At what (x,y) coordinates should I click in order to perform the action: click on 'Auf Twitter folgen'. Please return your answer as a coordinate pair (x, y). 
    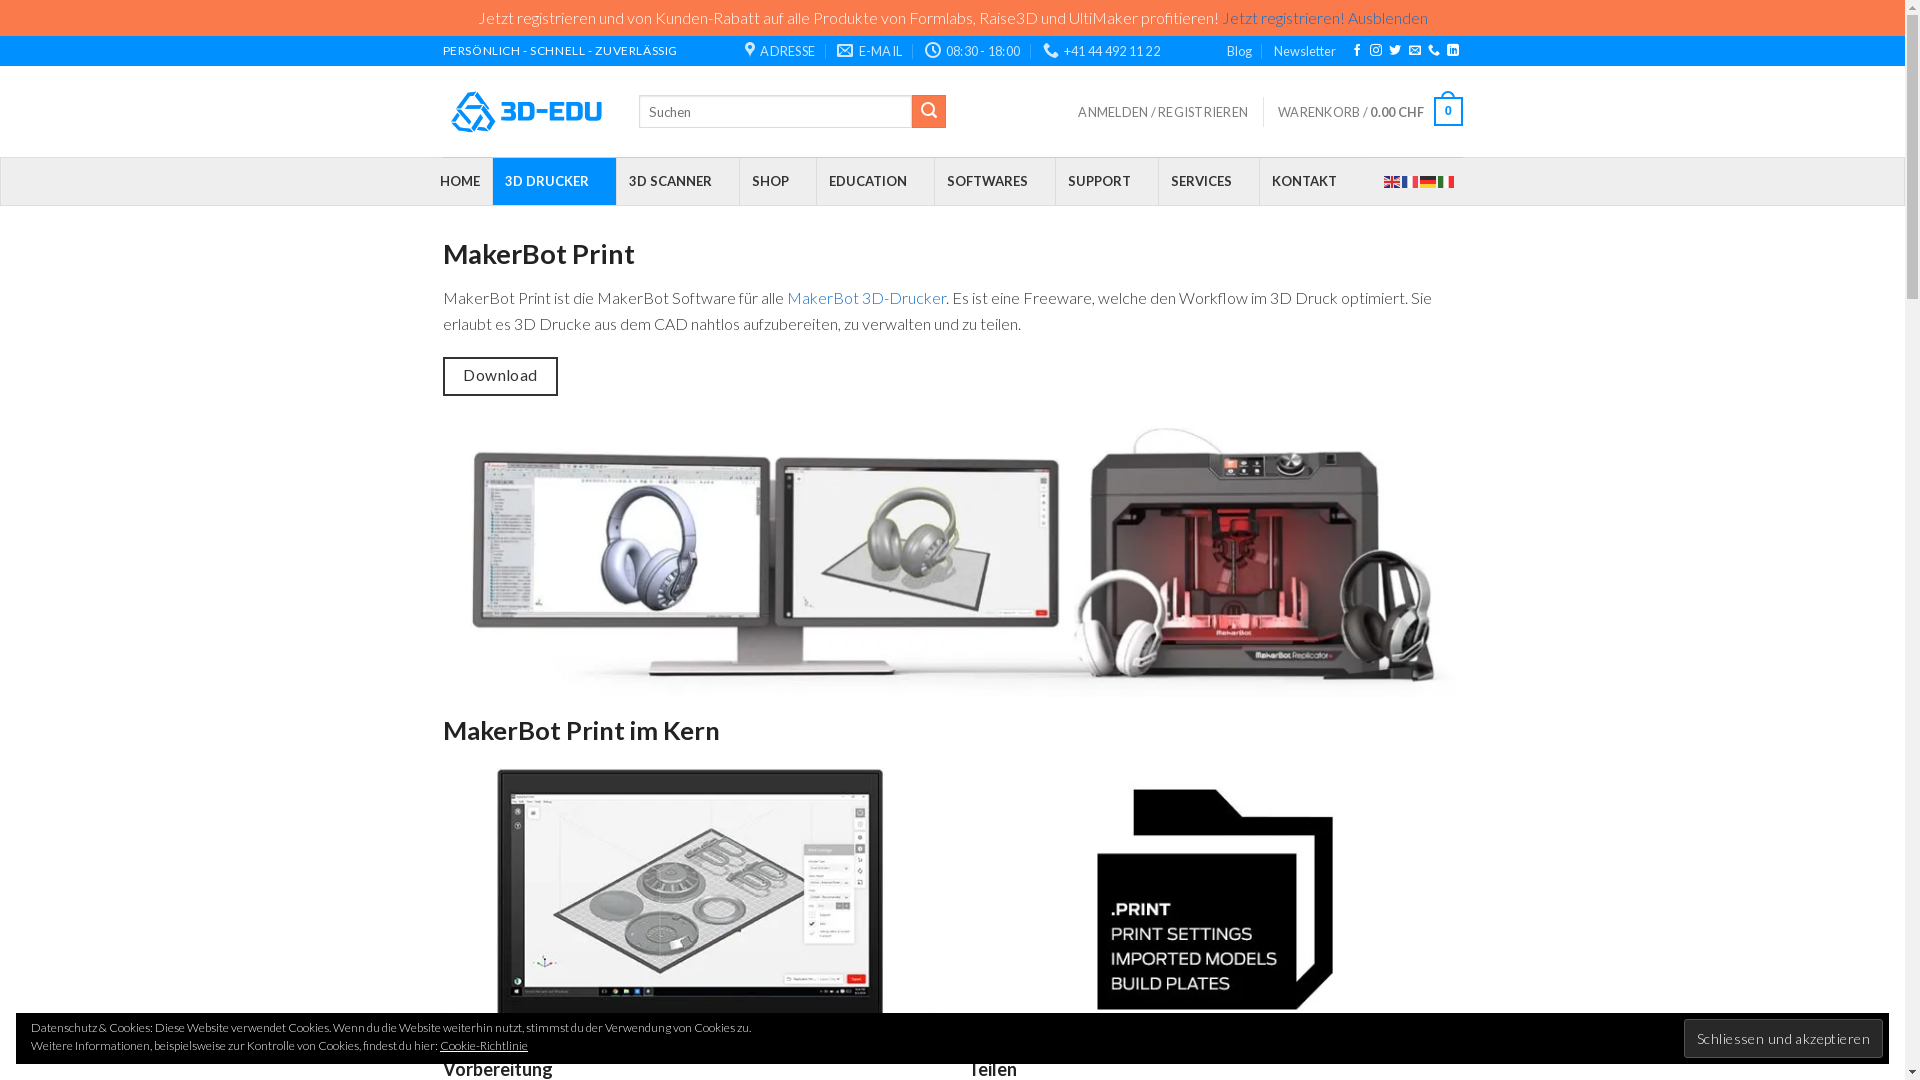
    Looking at the image, I should click on (1394, 49).